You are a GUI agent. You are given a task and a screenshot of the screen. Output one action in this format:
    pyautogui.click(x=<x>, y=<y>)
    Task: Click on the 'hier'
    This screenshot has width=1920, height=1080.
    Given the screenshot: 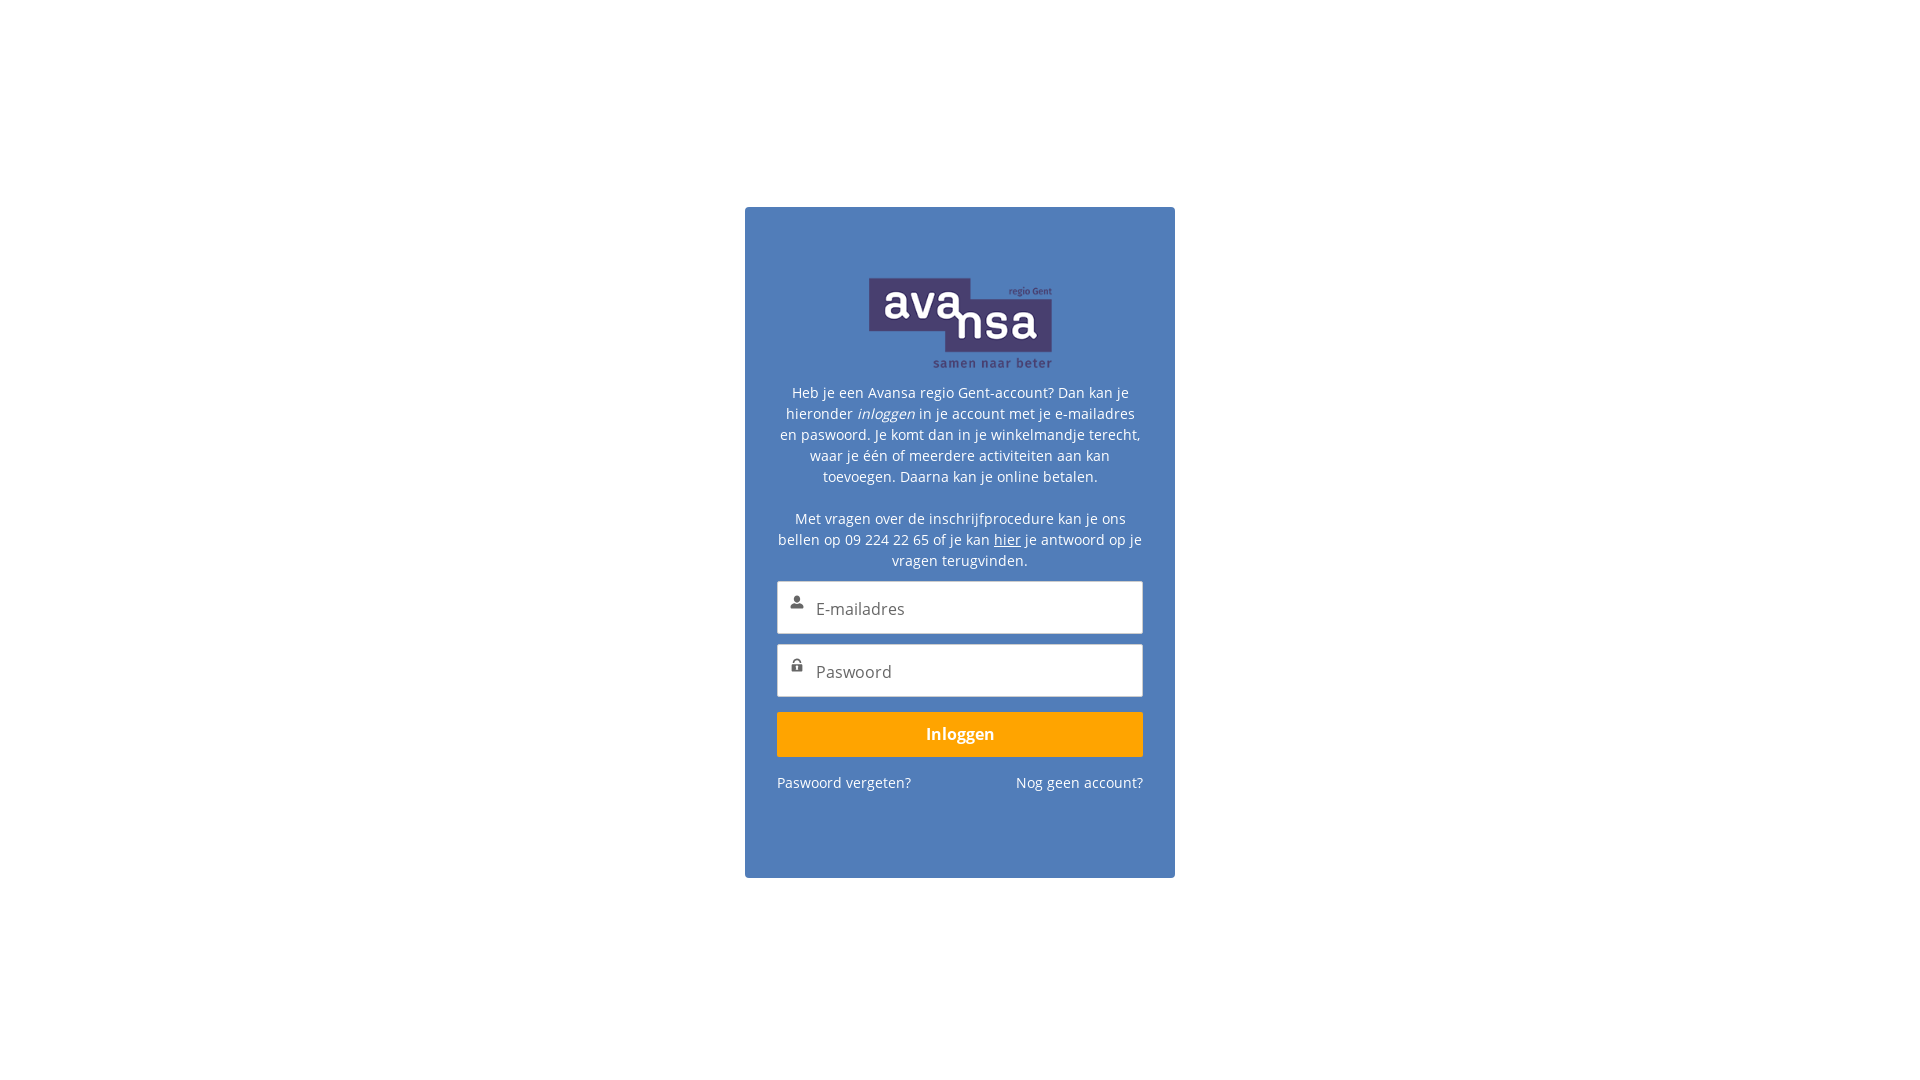 What is the action you would take?
    pyautogui.click(x=1007, y=501)
    